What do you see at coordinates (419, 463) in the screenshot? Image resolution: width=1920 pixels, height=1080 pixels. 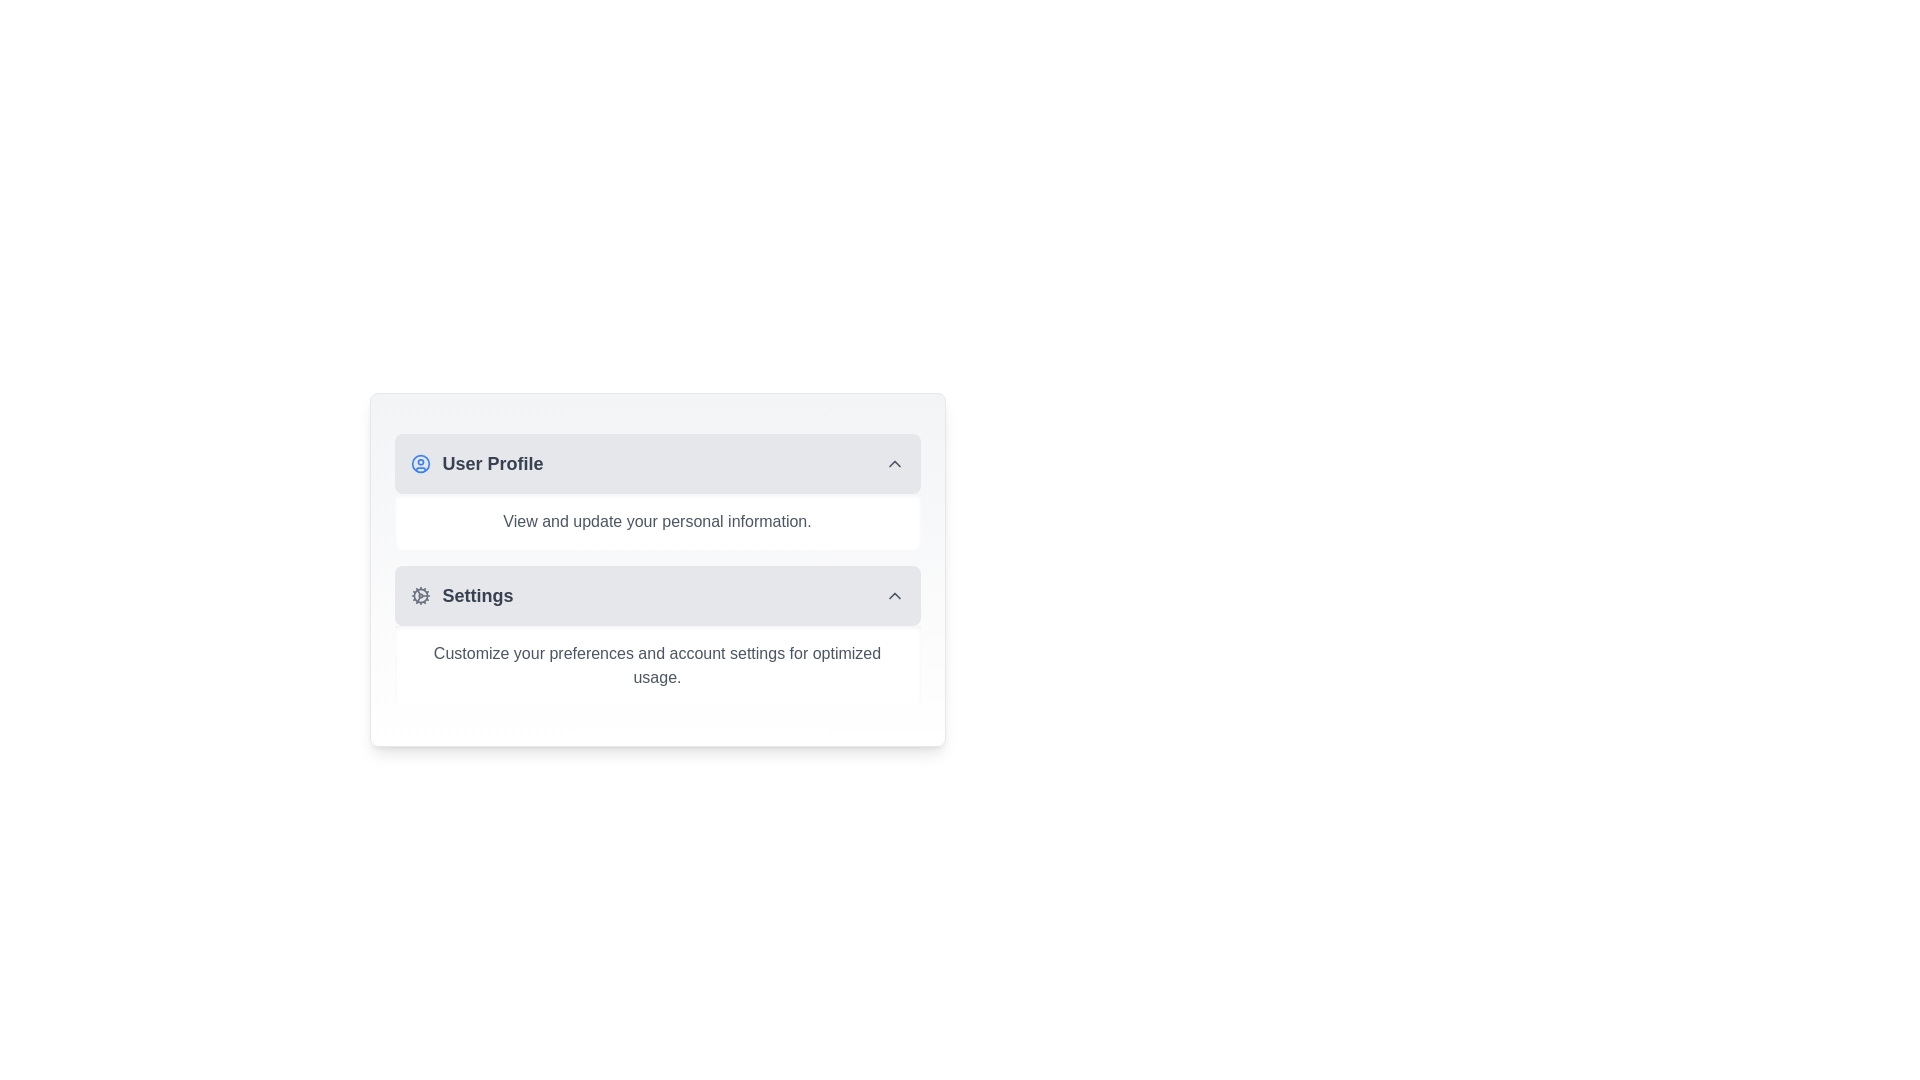 I see `the user profile icon representing user information, located in the User Profile section on the left side next to the text label` at bounding box center [419, 463].